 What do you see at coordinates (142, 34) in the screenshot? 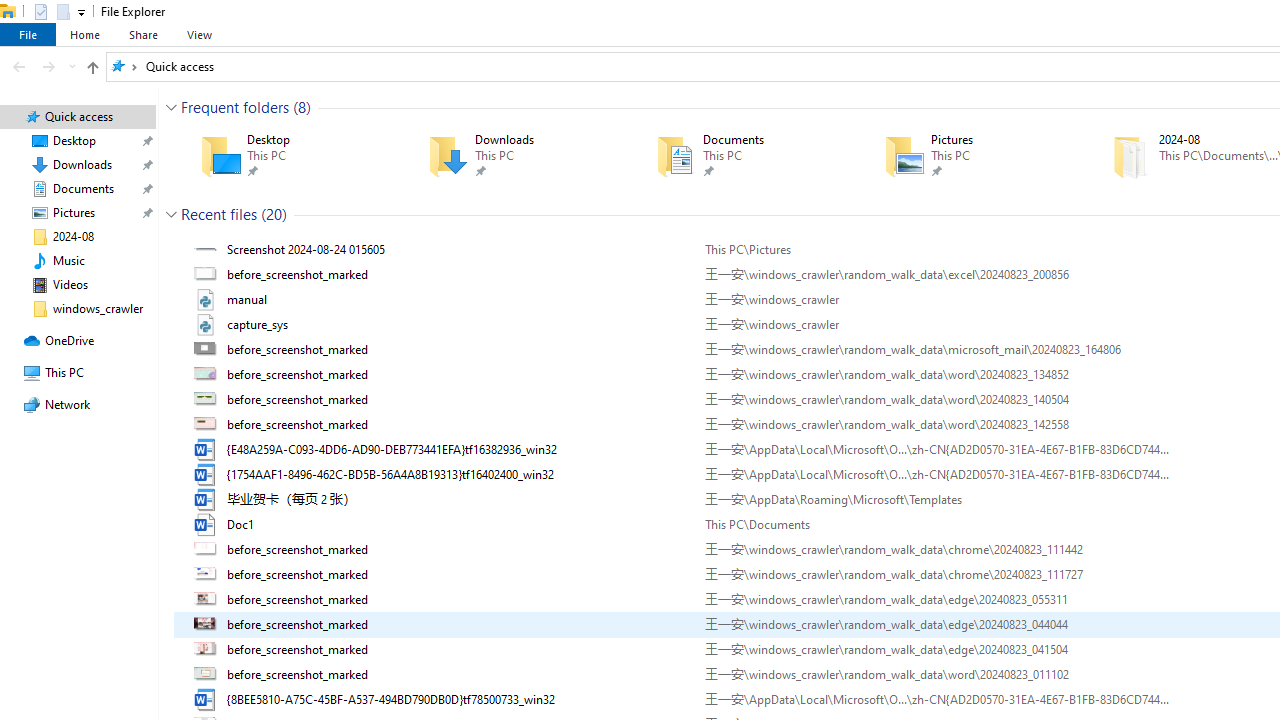
I see `'Share'` at bounding box center [142, 34].